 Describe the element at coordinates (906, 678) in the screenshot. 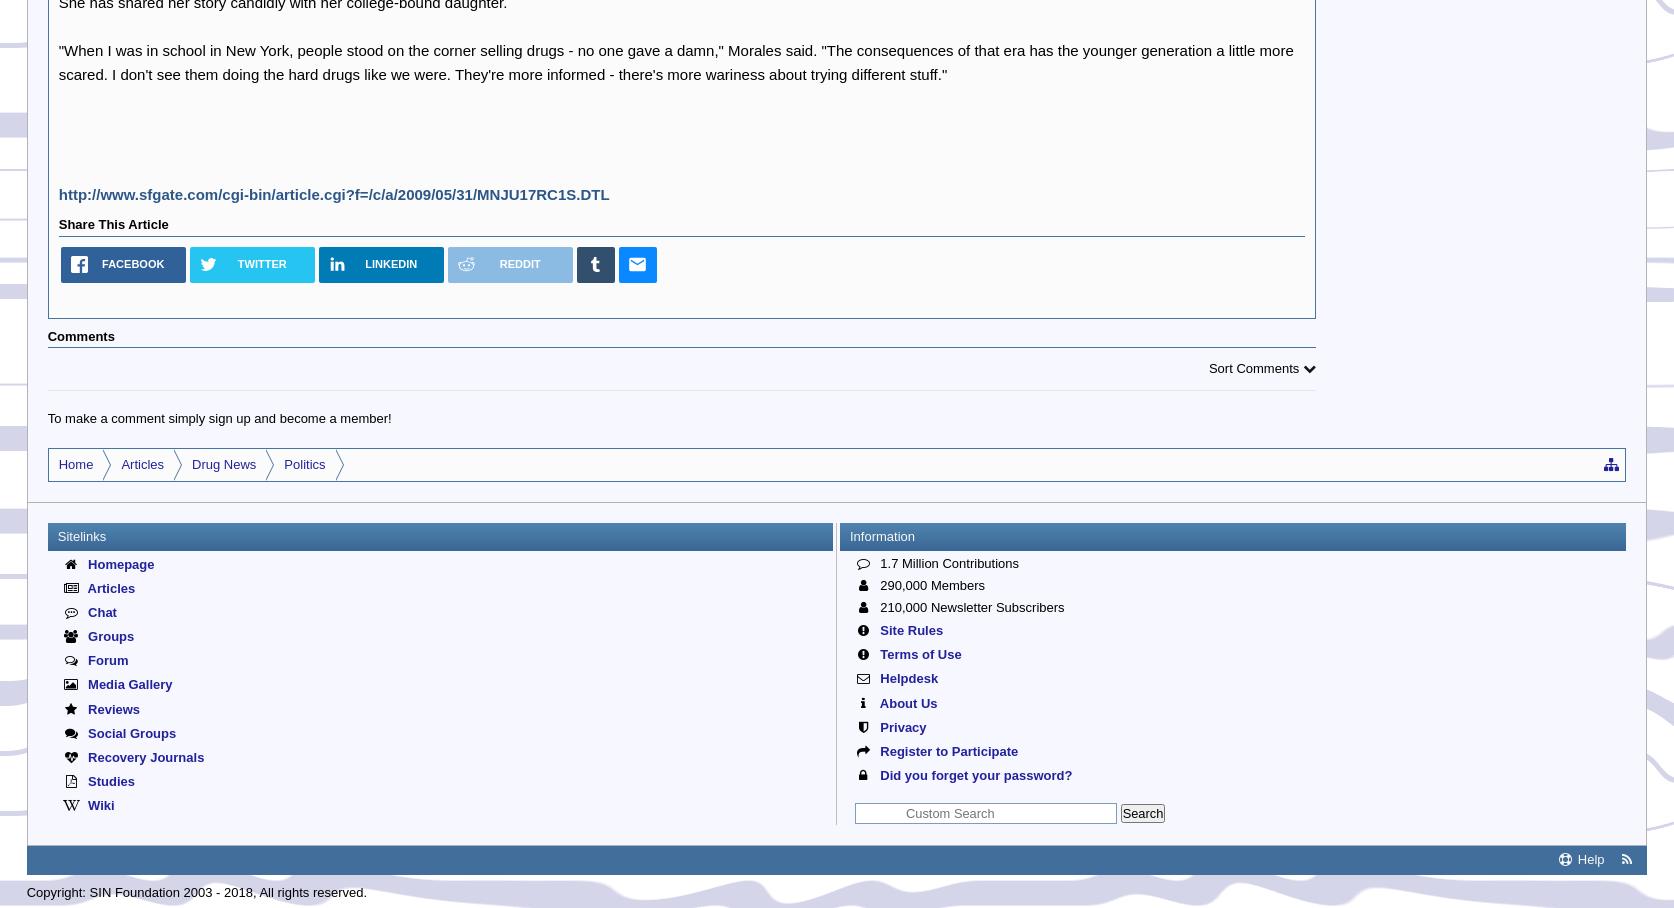

I see `'Helpdesk'` at that location.